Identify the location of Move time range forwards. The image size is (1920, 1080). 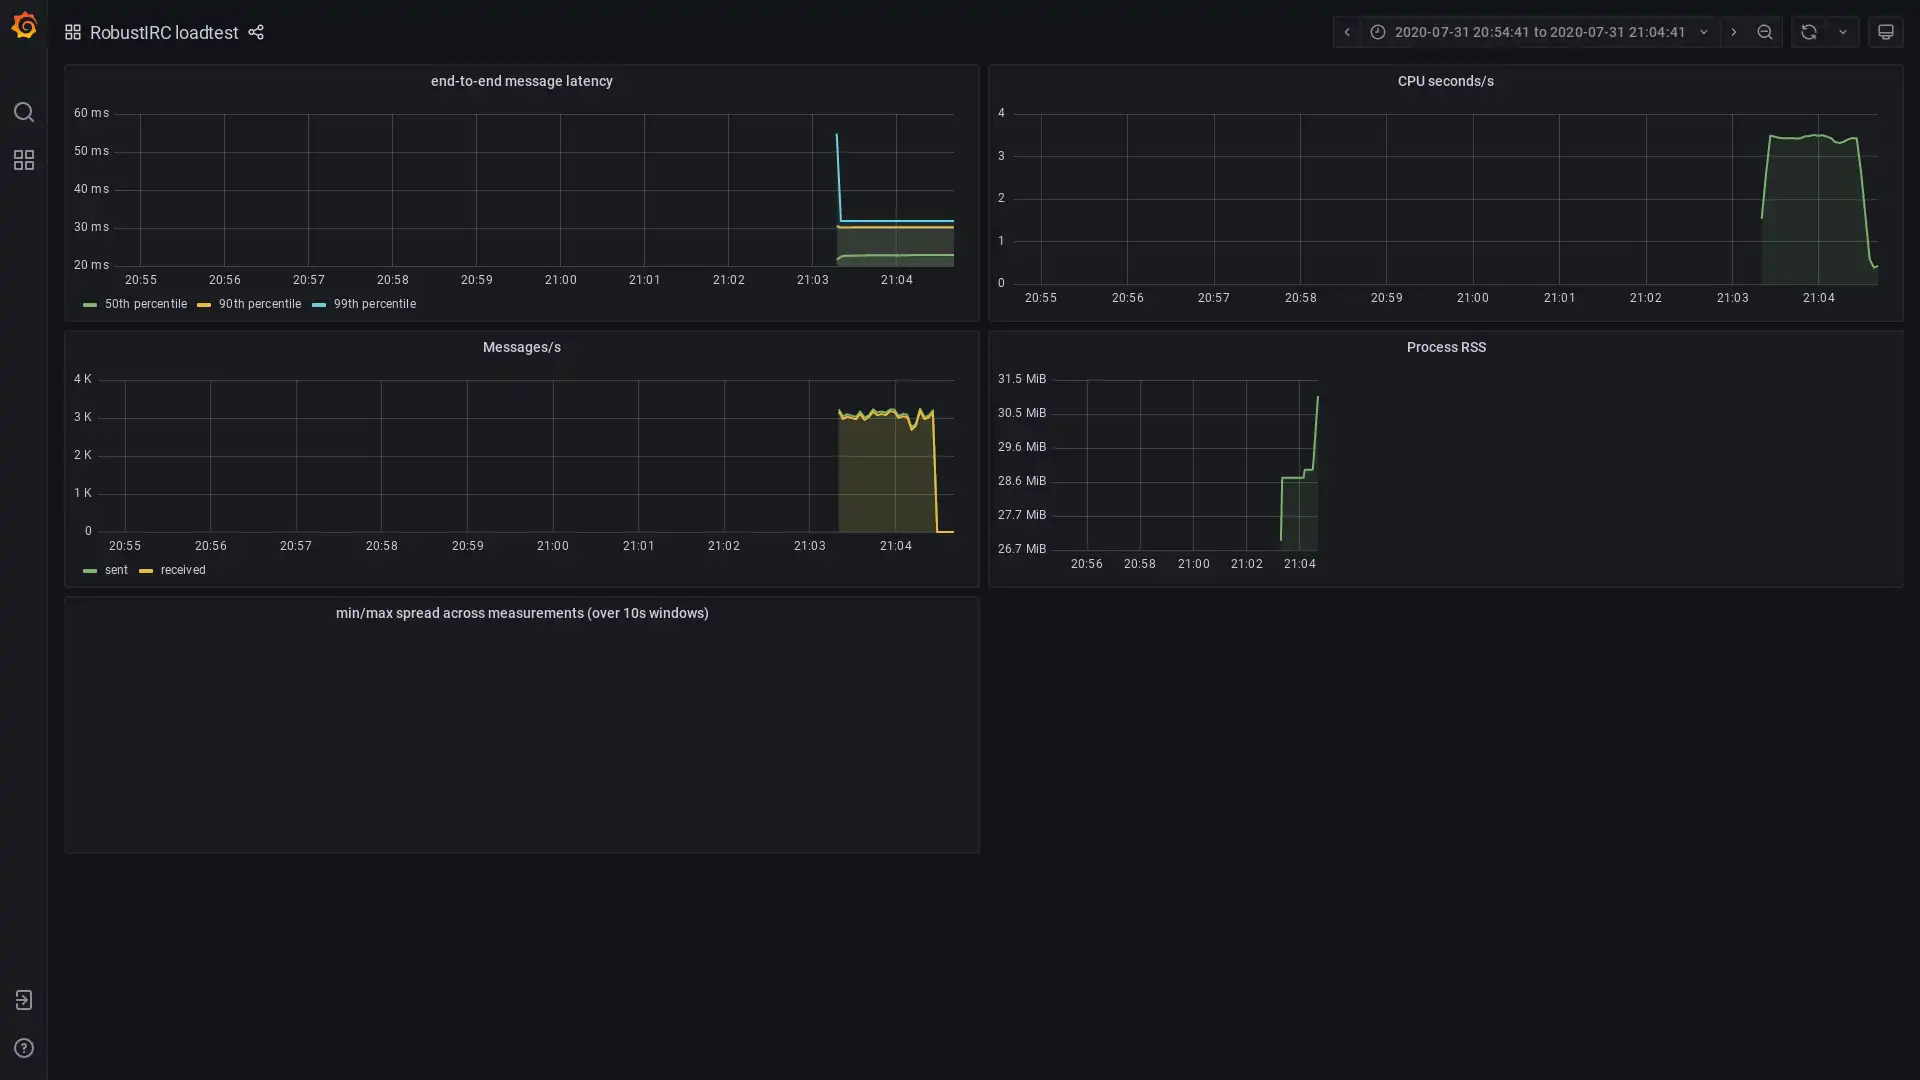
(1732, 31).